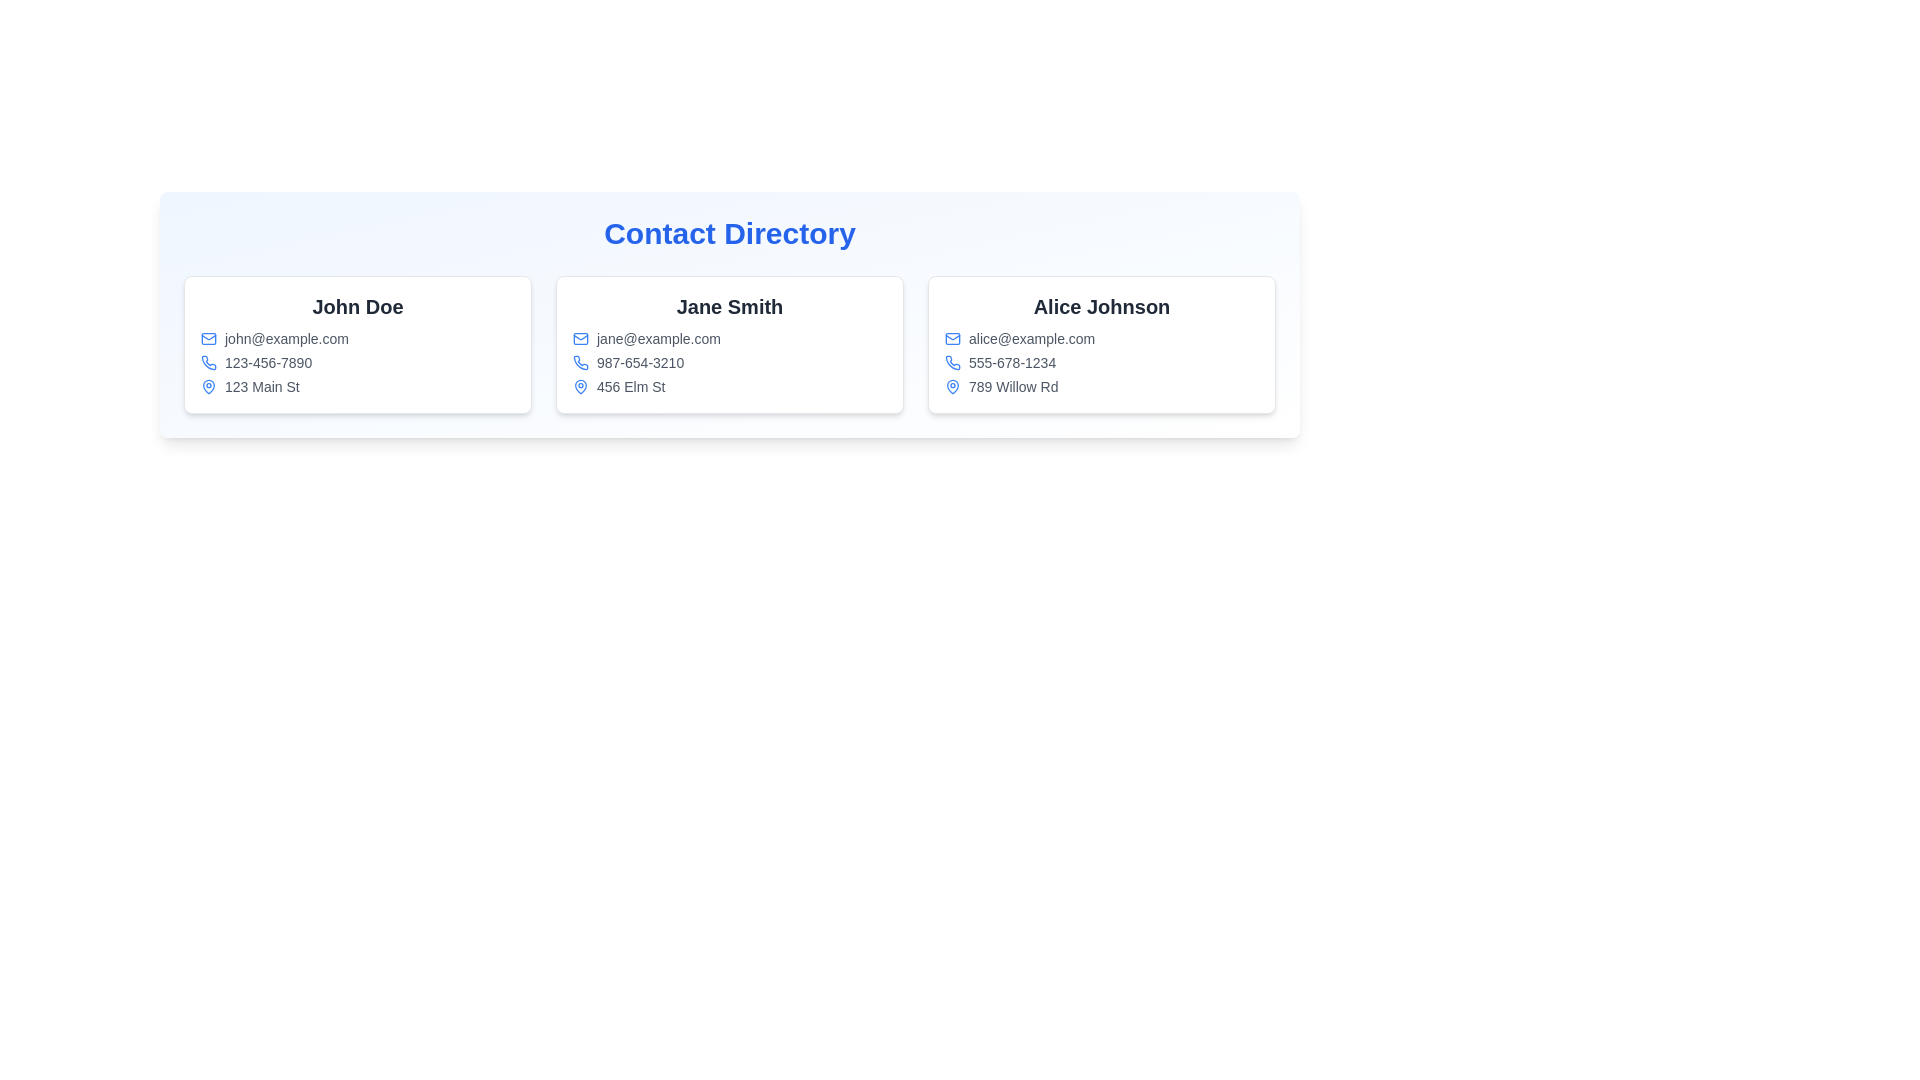  Describe the element at coordinates (1101, 338) in the screenshot. I see `email address displayed in gray font on the contact card for 'Alice Johnson', located at the coordinates provided` at that location.